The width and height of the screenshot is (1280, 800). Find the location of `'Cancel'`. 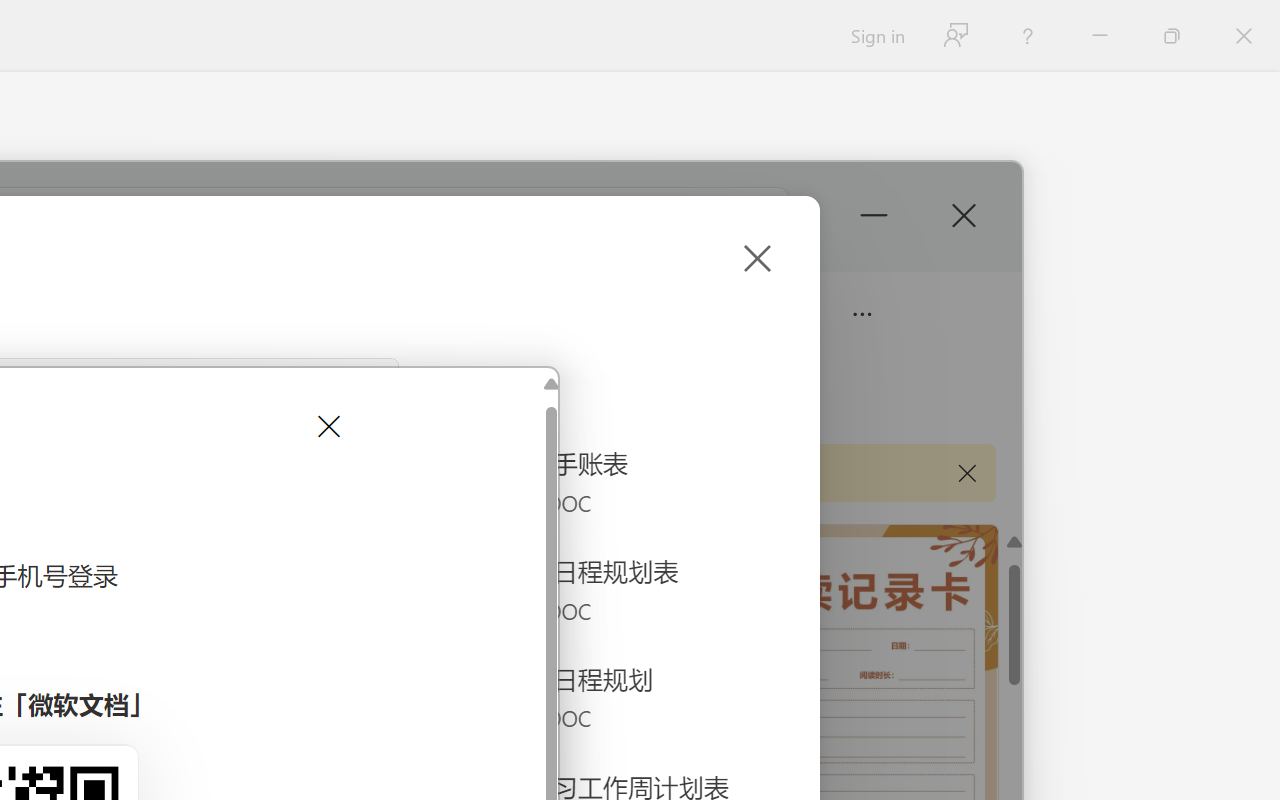

'Cancel' is located at coordinates (327, 426).